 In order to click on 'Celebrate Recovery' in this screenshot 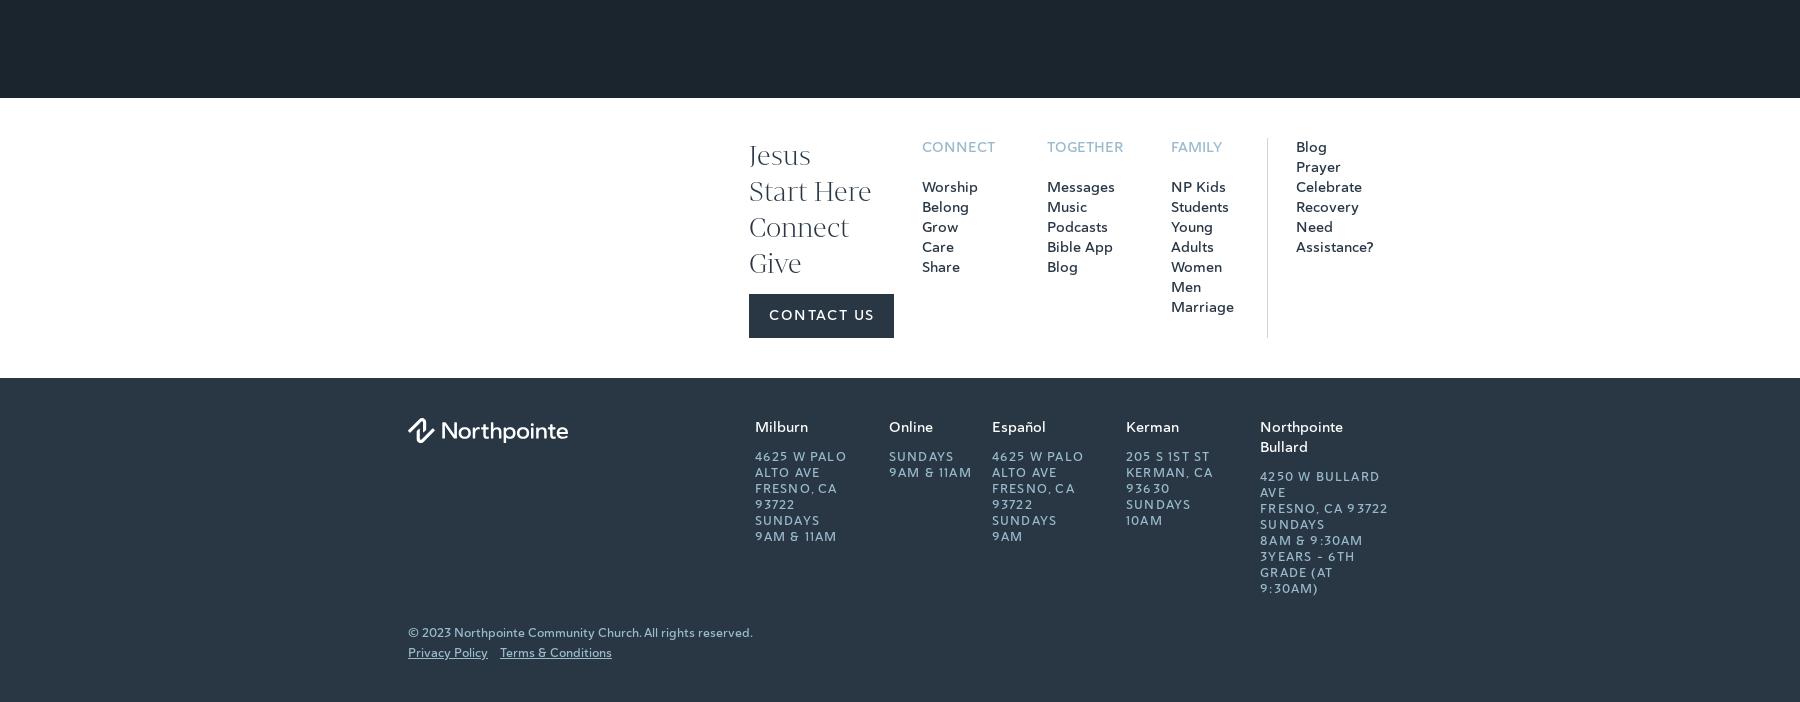, I will do `click(1328, 197)`.